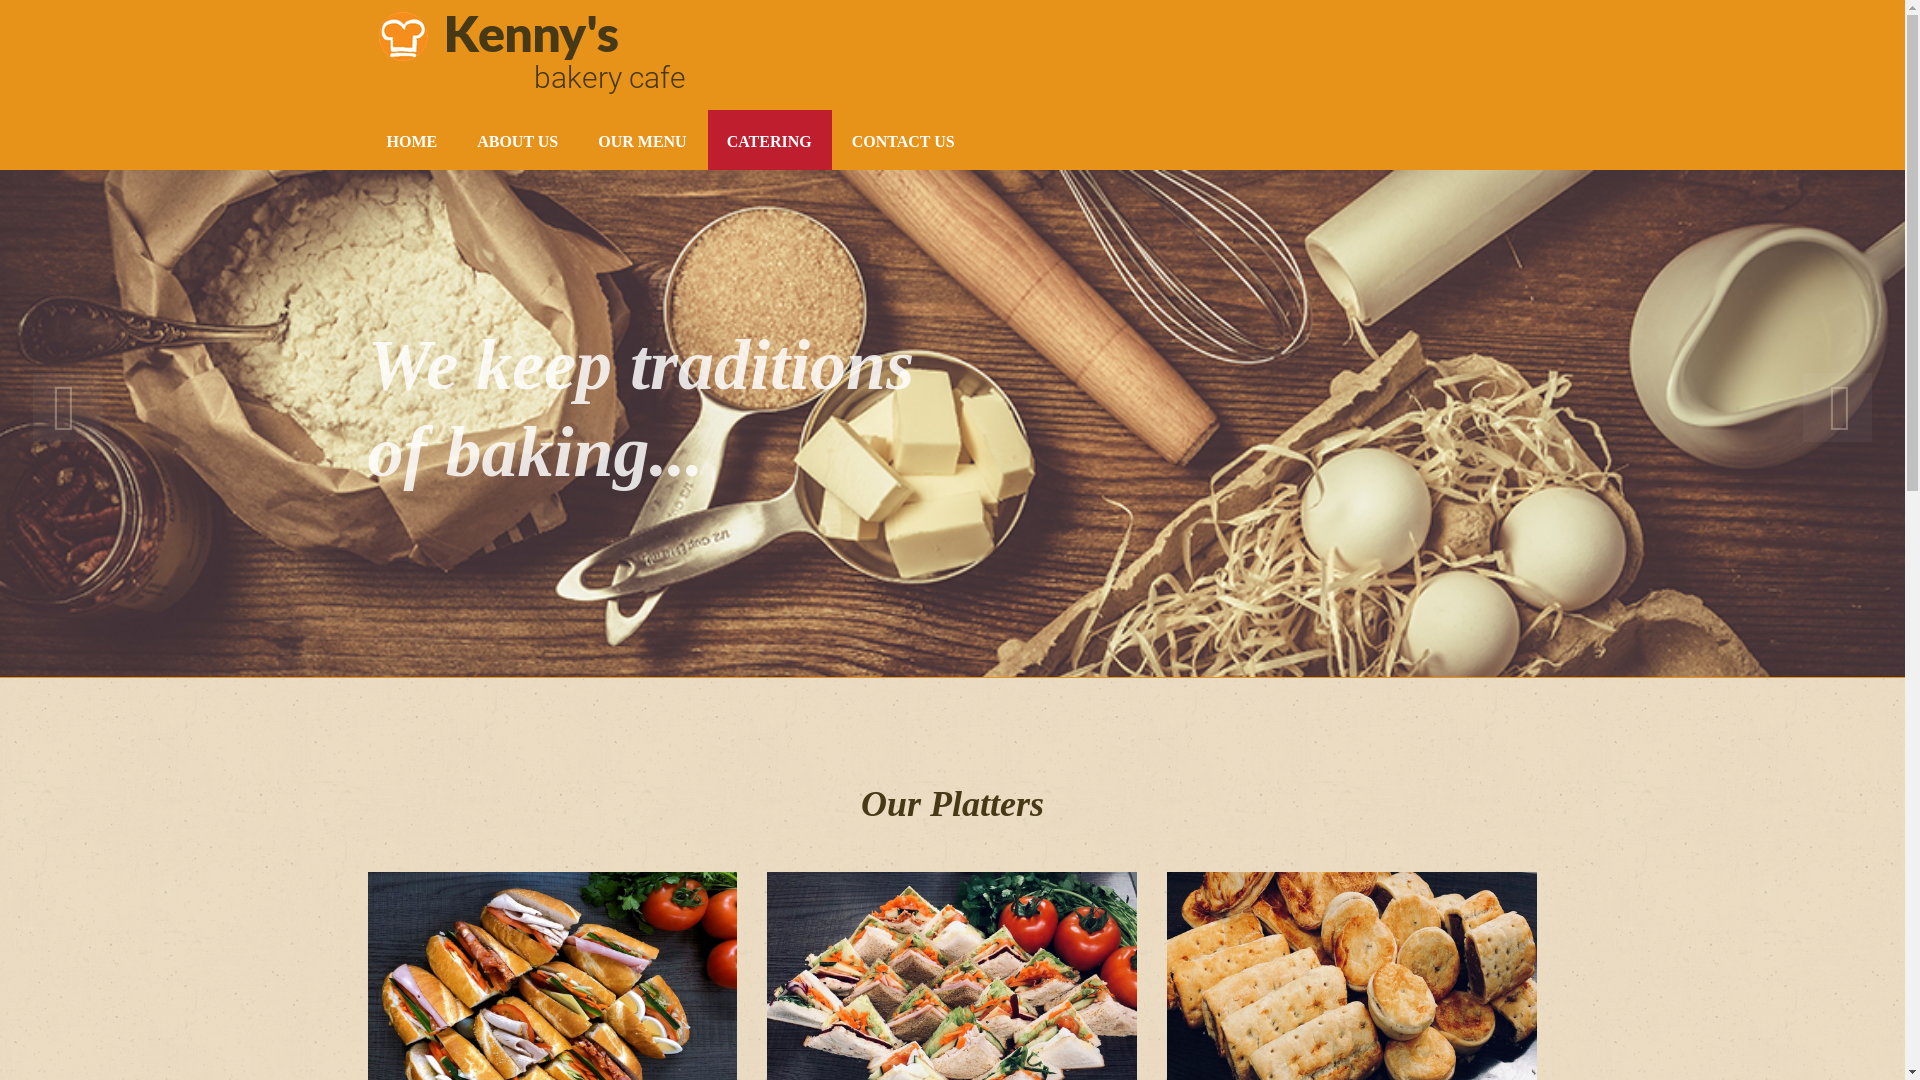  Describe the element at coordinates (456, 138) in the screenshot. I see `'ABOUT US'` at that location.